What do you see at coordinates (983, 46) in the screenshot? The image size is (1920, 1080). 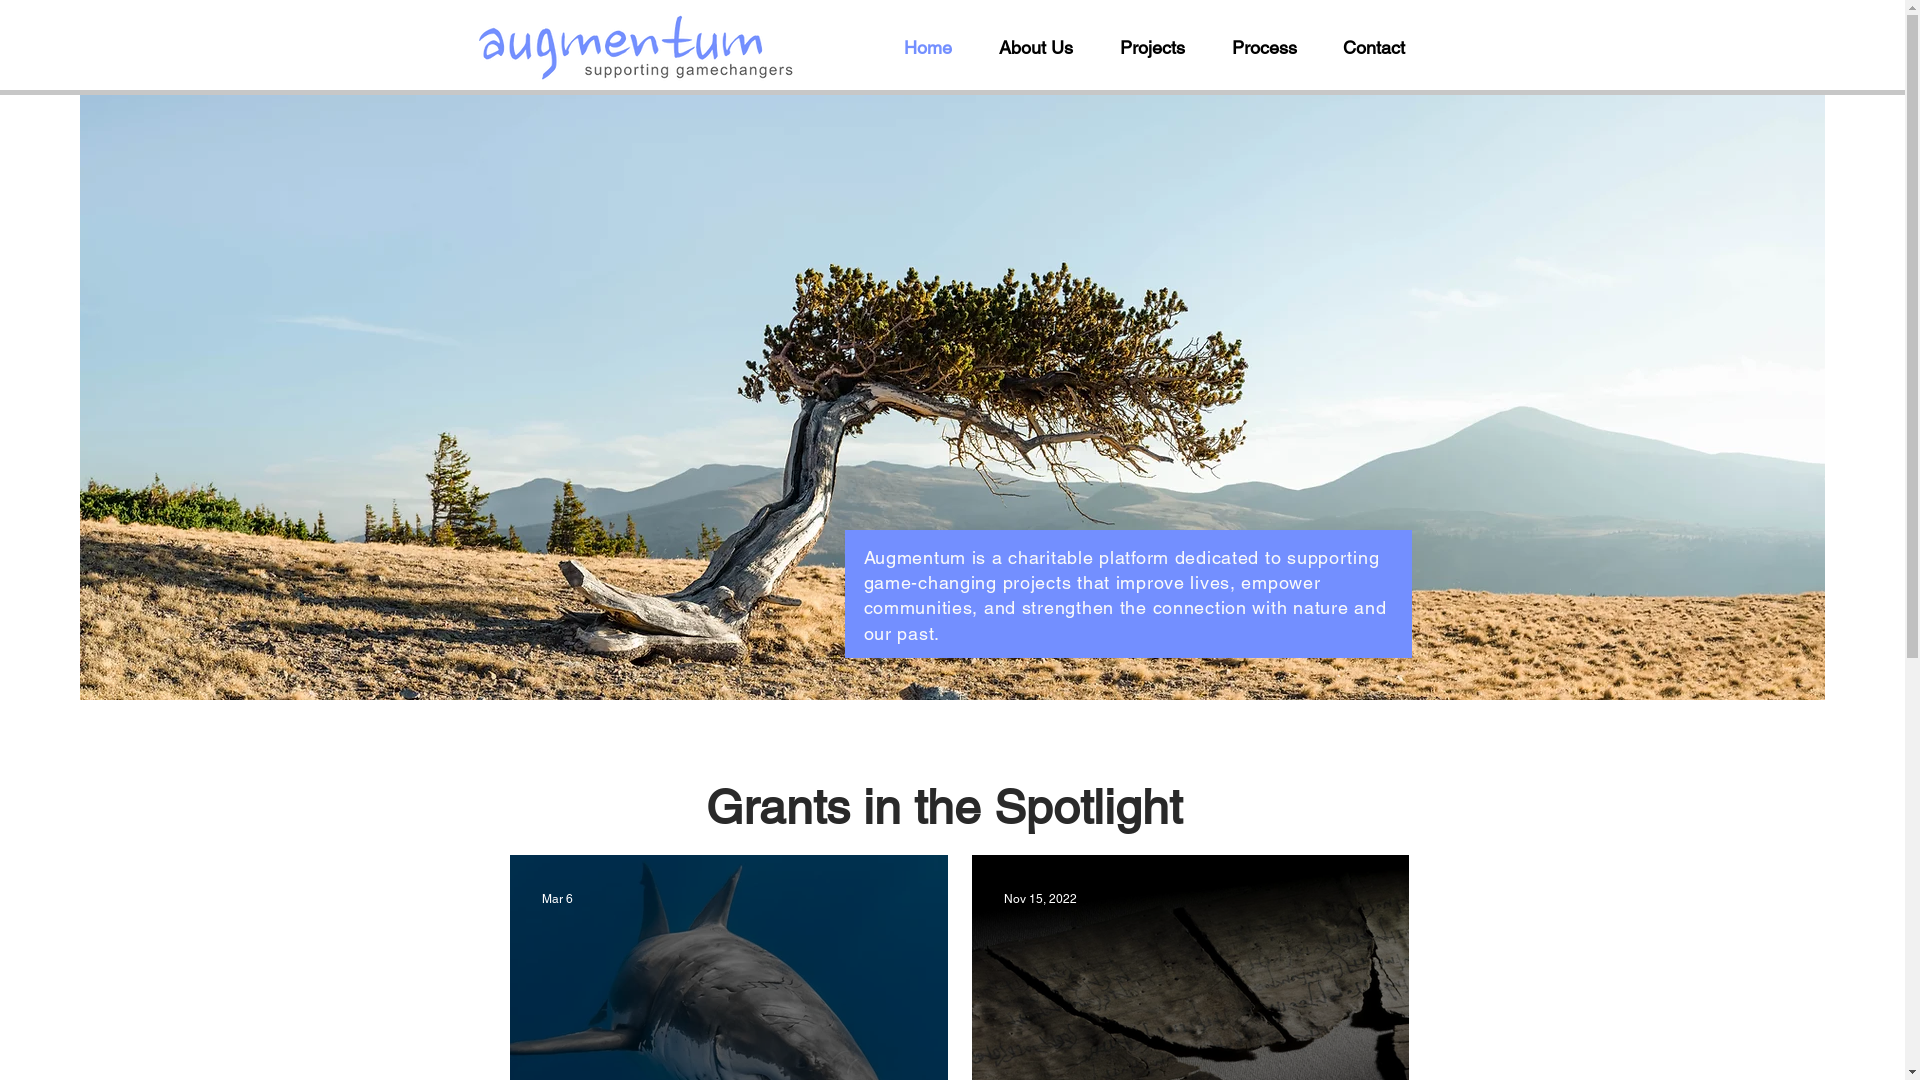 I see `'About Us'` at bounding box center [983, 46].